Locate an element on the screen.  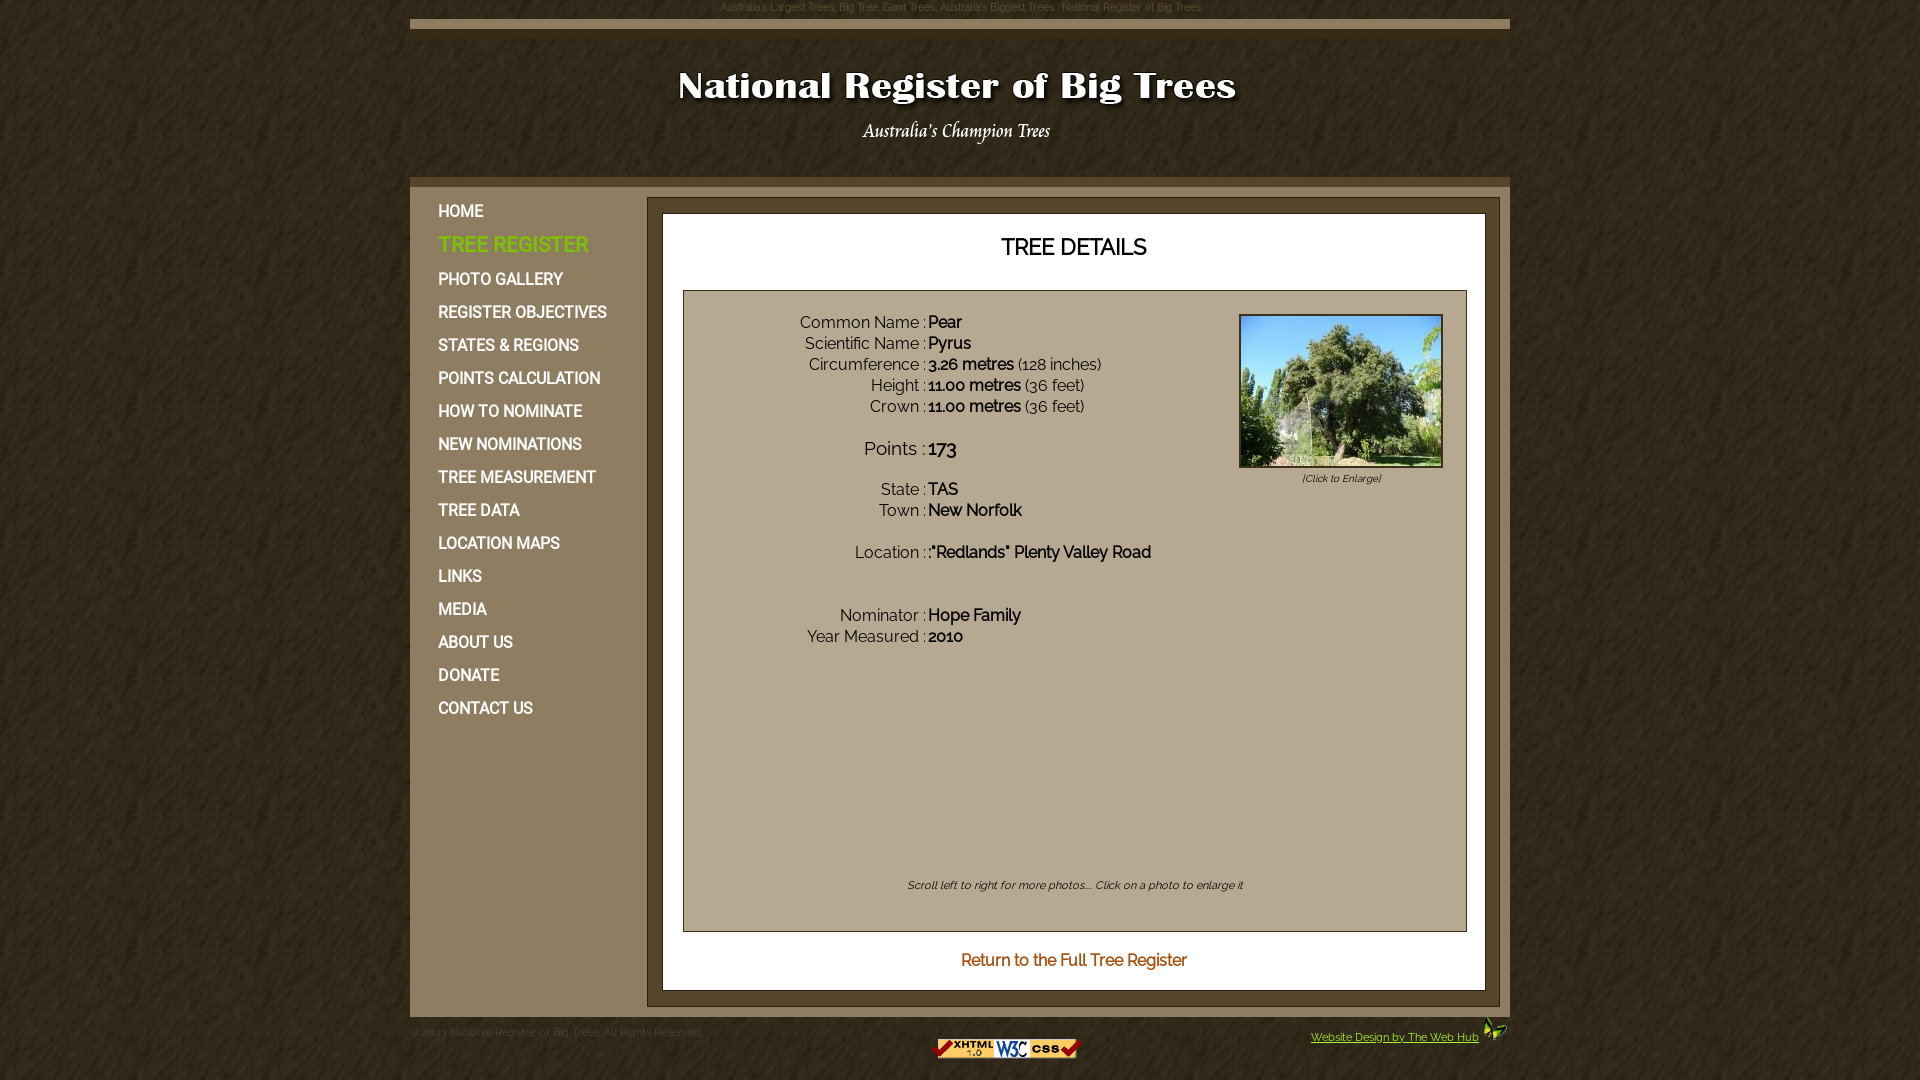
'ABOUT US' is located at coordinates (526, 642).